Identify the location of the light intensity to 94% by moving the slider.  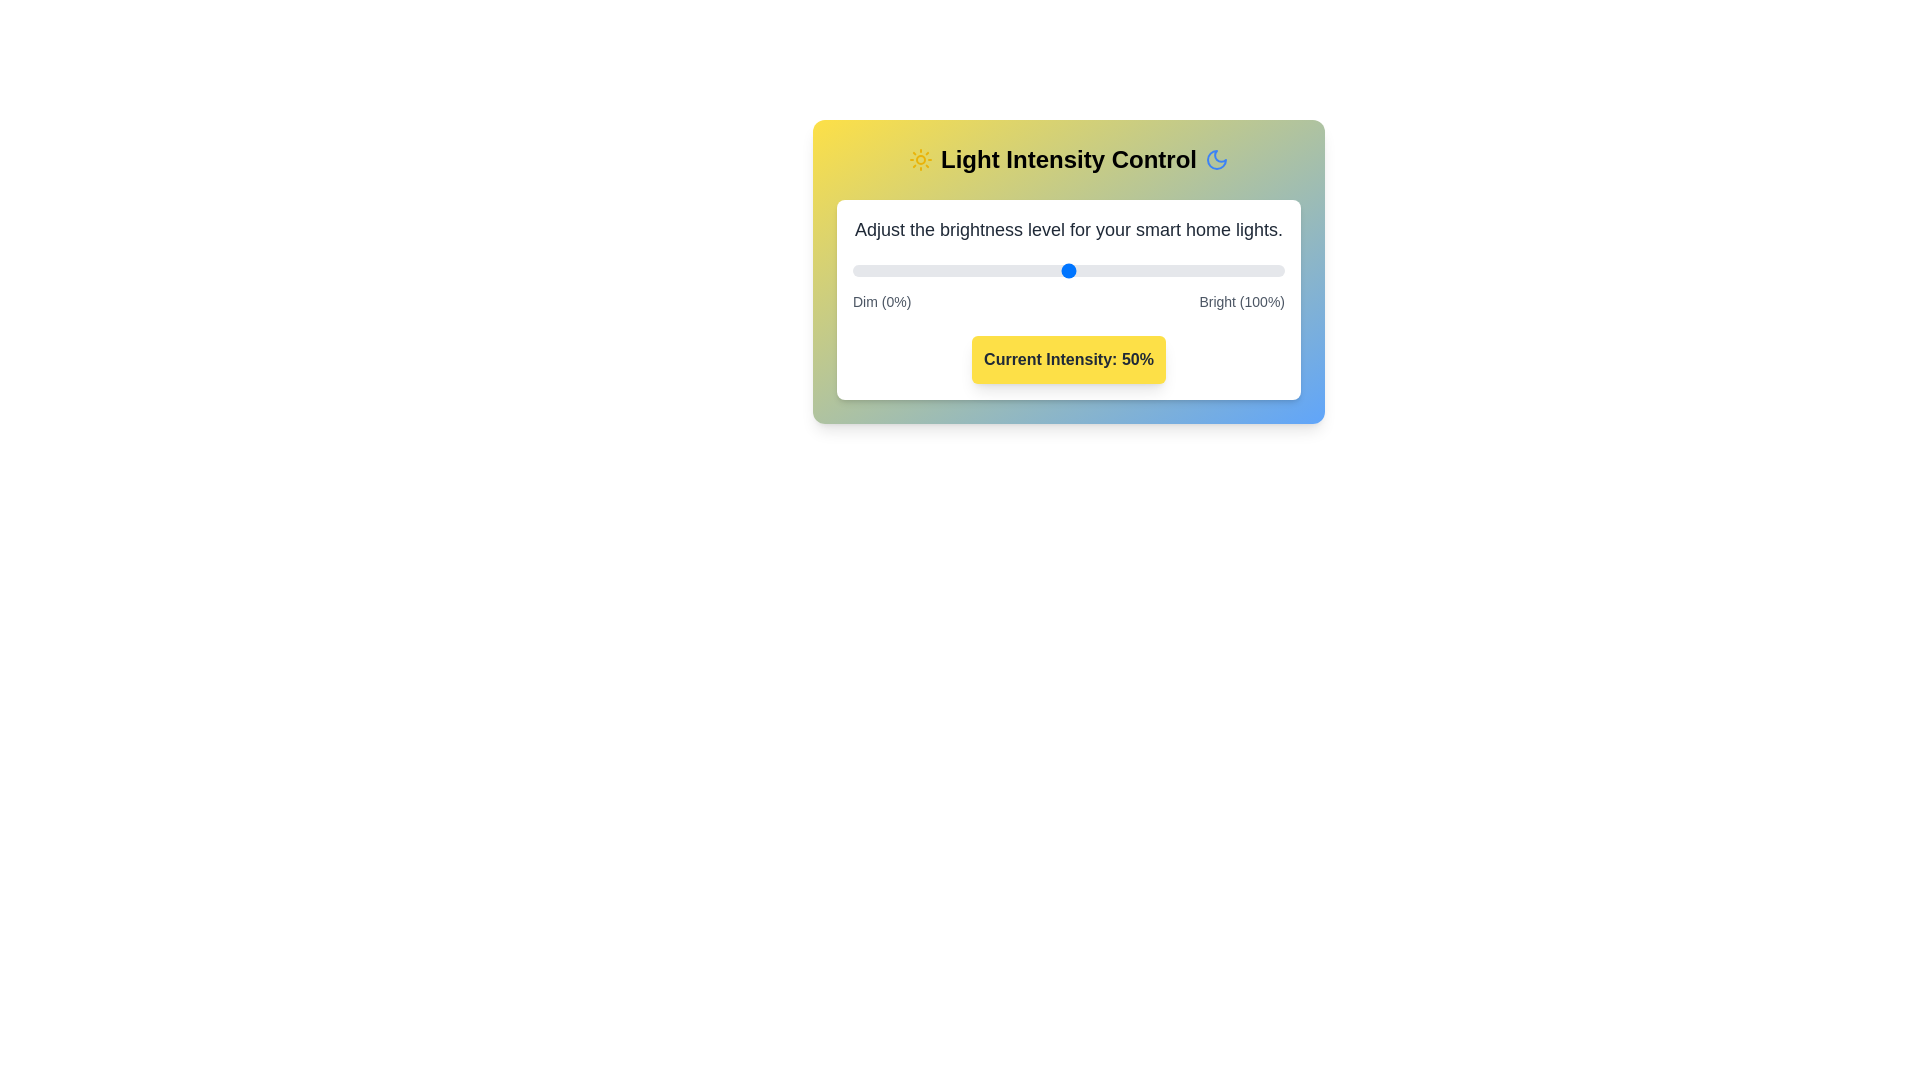
(1258, 270).